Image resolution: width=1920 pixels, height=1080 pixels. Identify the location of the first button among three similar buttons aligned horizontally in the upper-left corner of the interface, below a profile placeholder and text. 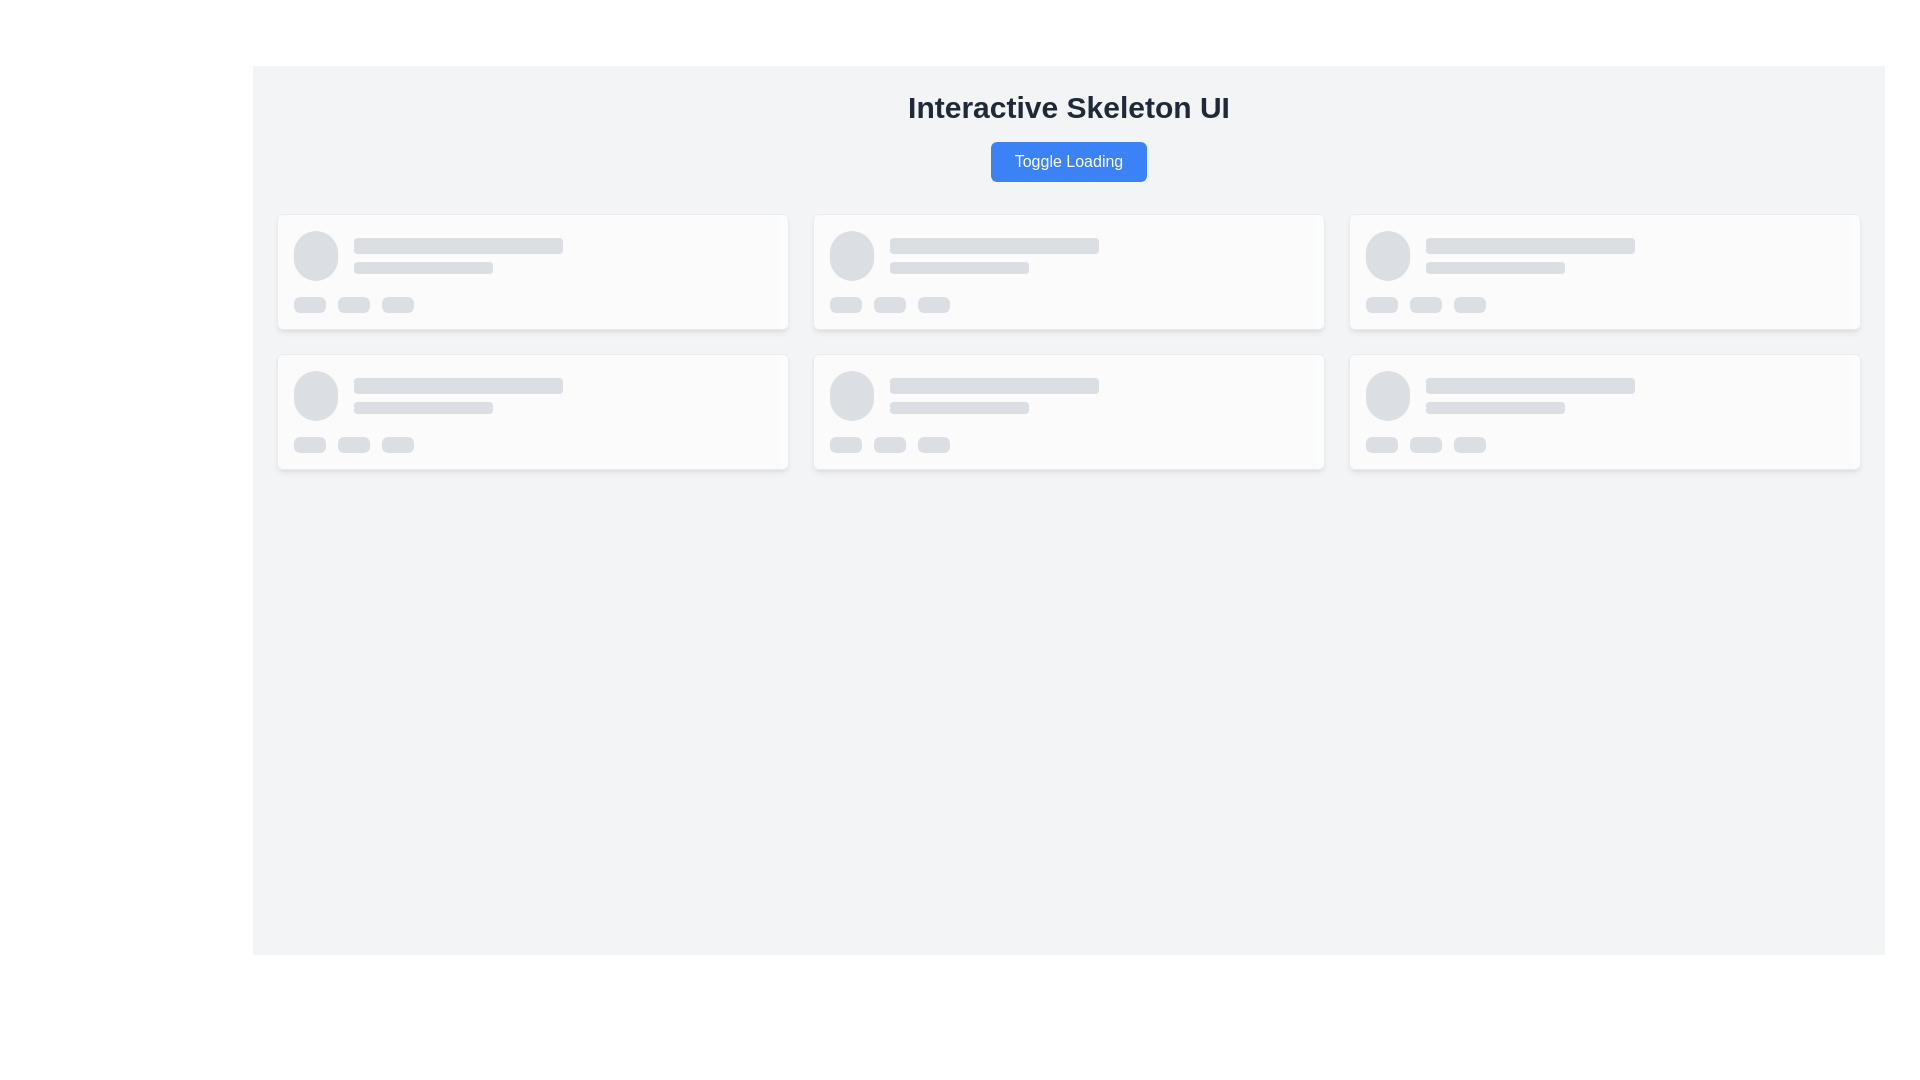
(309, 304).